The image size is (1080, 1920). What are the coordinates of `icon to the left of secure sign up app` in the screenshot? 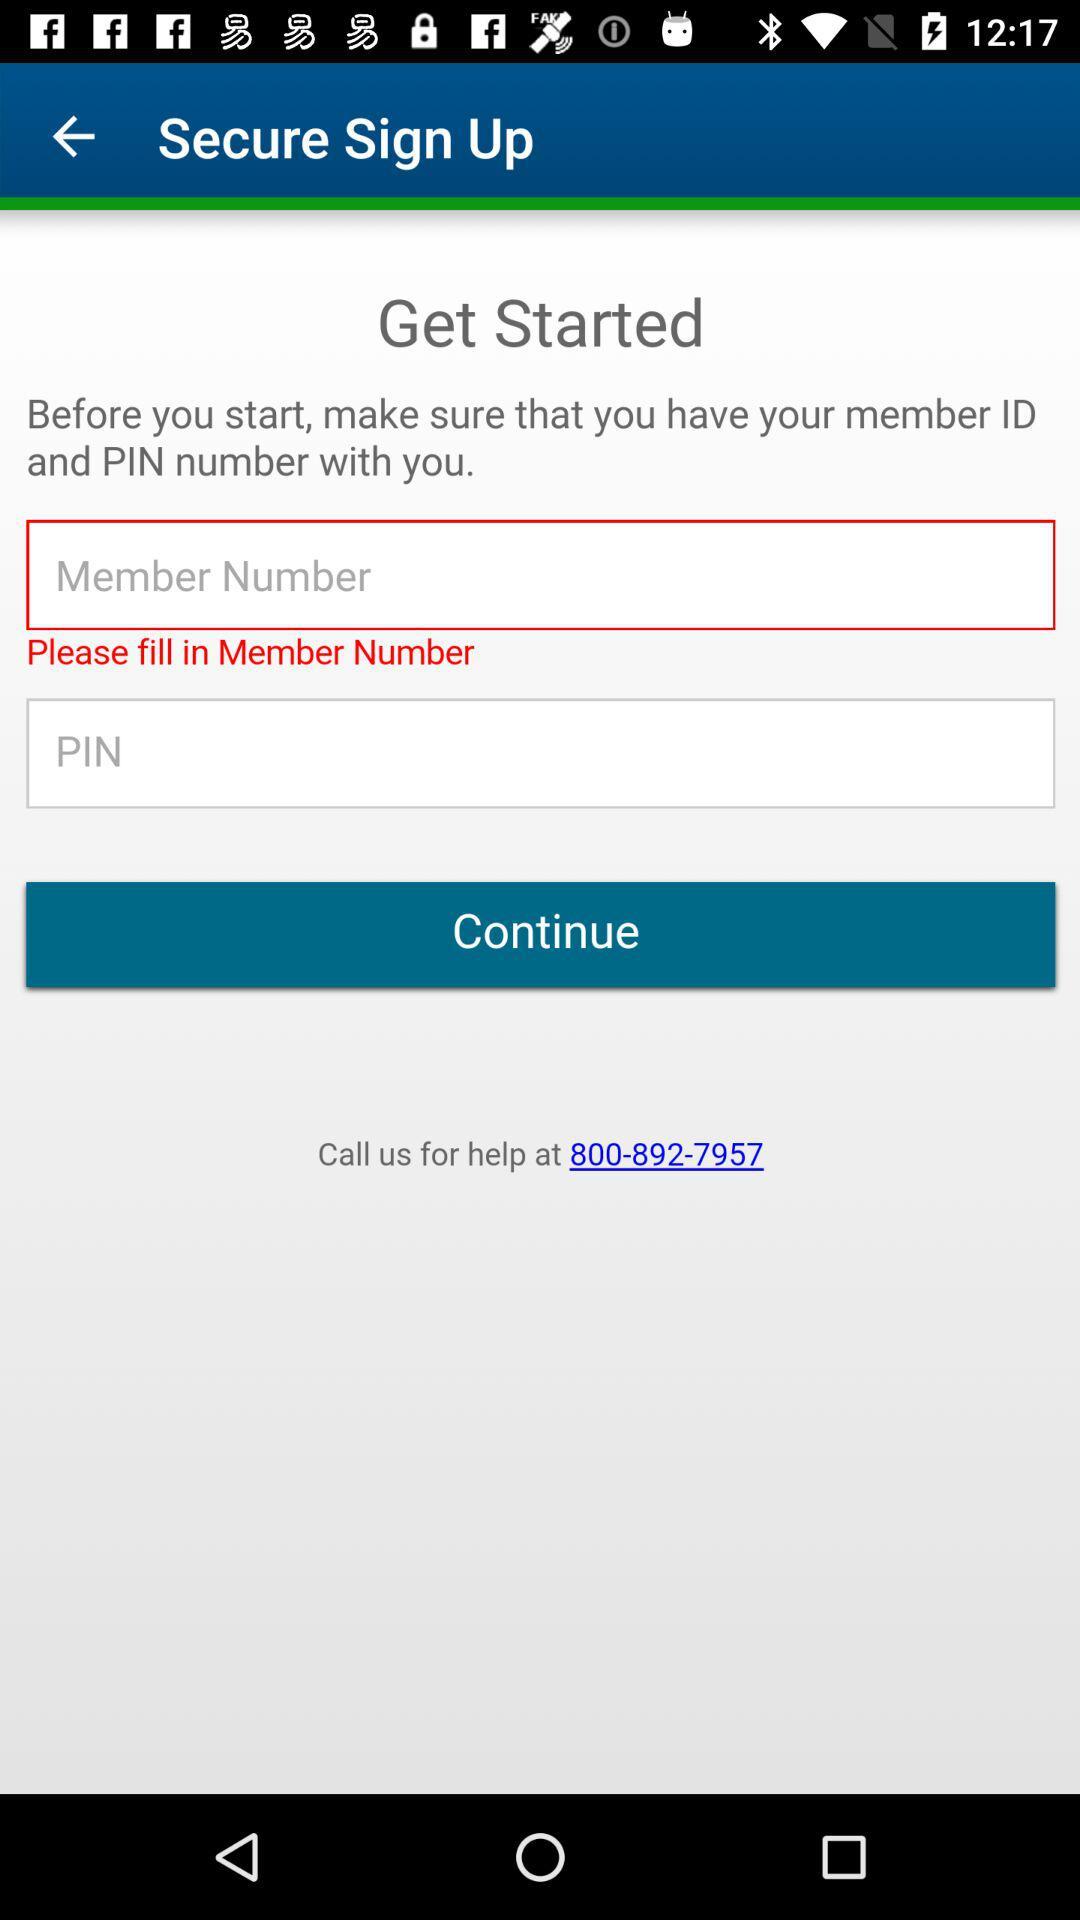 It's located at (72, 135).